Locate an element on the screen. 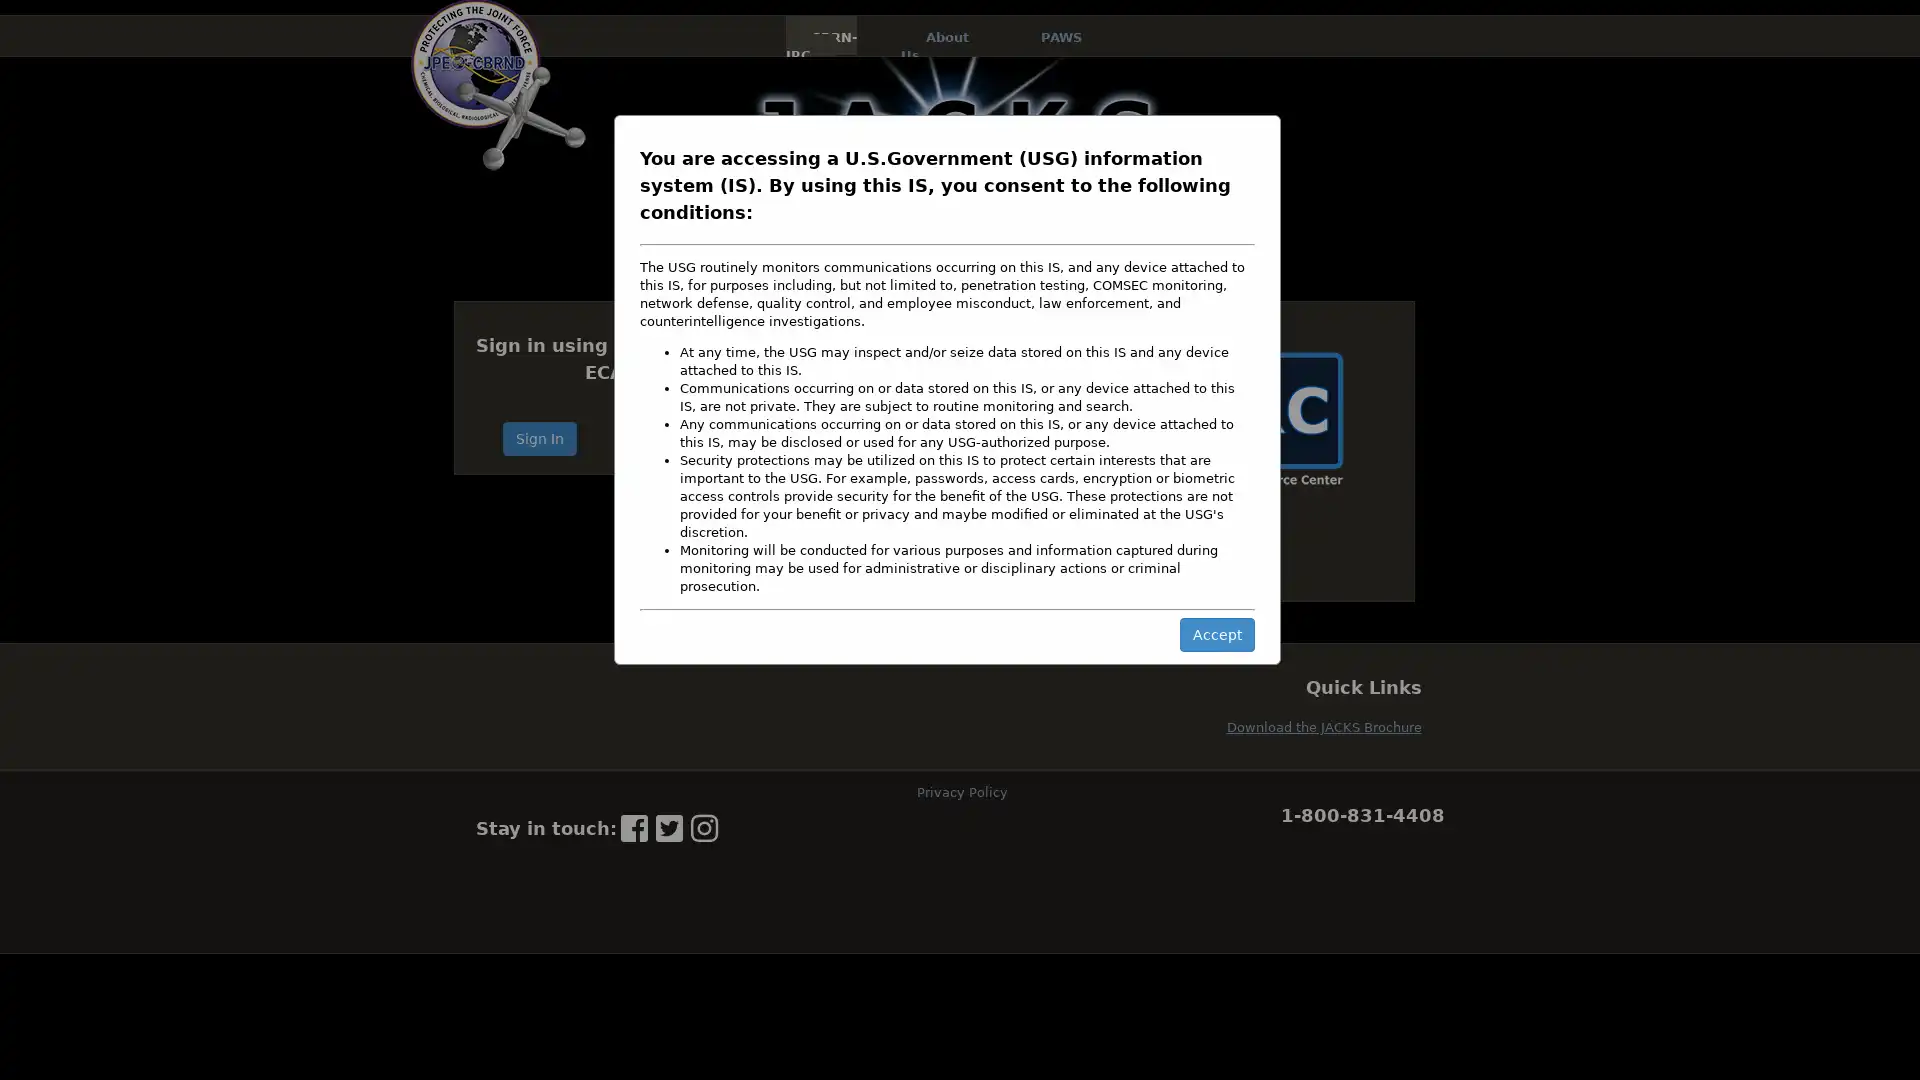 The width and height of the screenshot is (1920, 1080). Sign In is located at coordinates (539, 437).